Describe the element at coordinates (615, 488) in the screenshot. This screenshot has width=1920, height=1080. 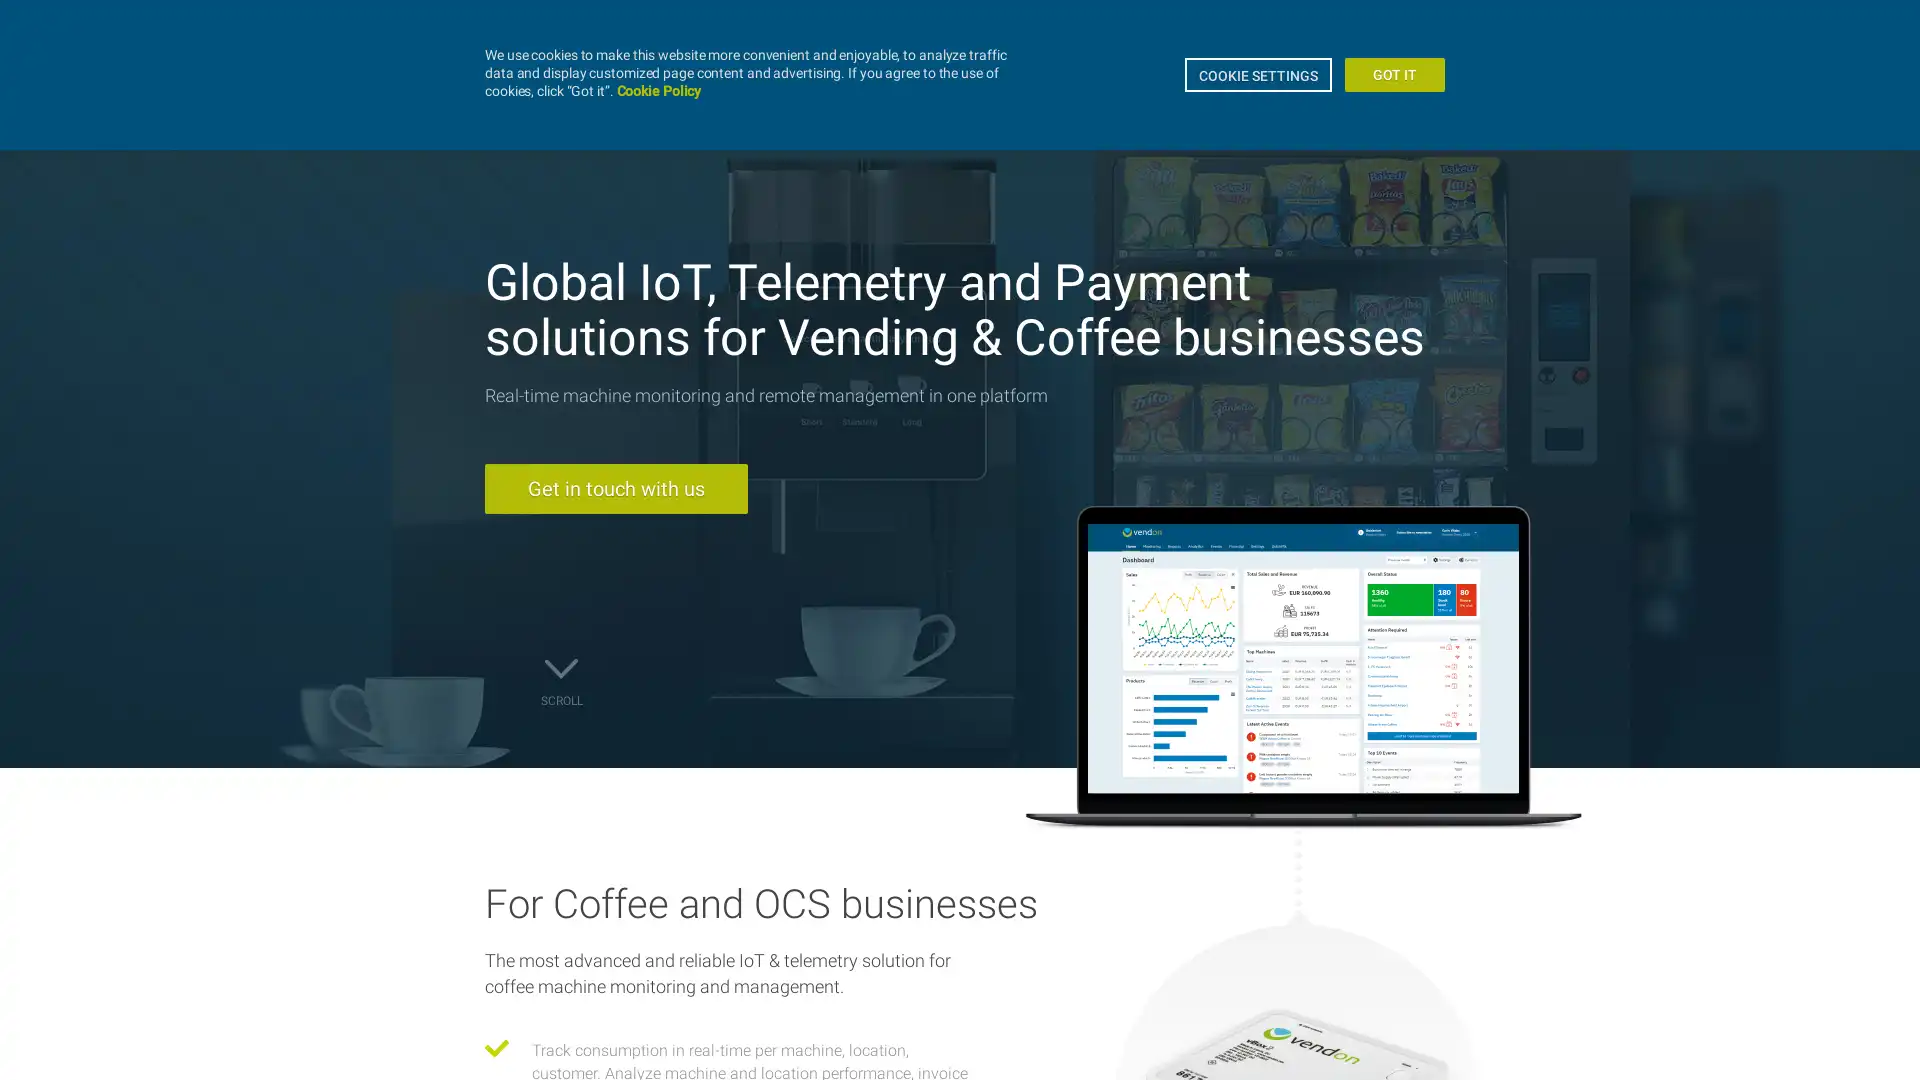
I see `Get in touch with us` at that location.